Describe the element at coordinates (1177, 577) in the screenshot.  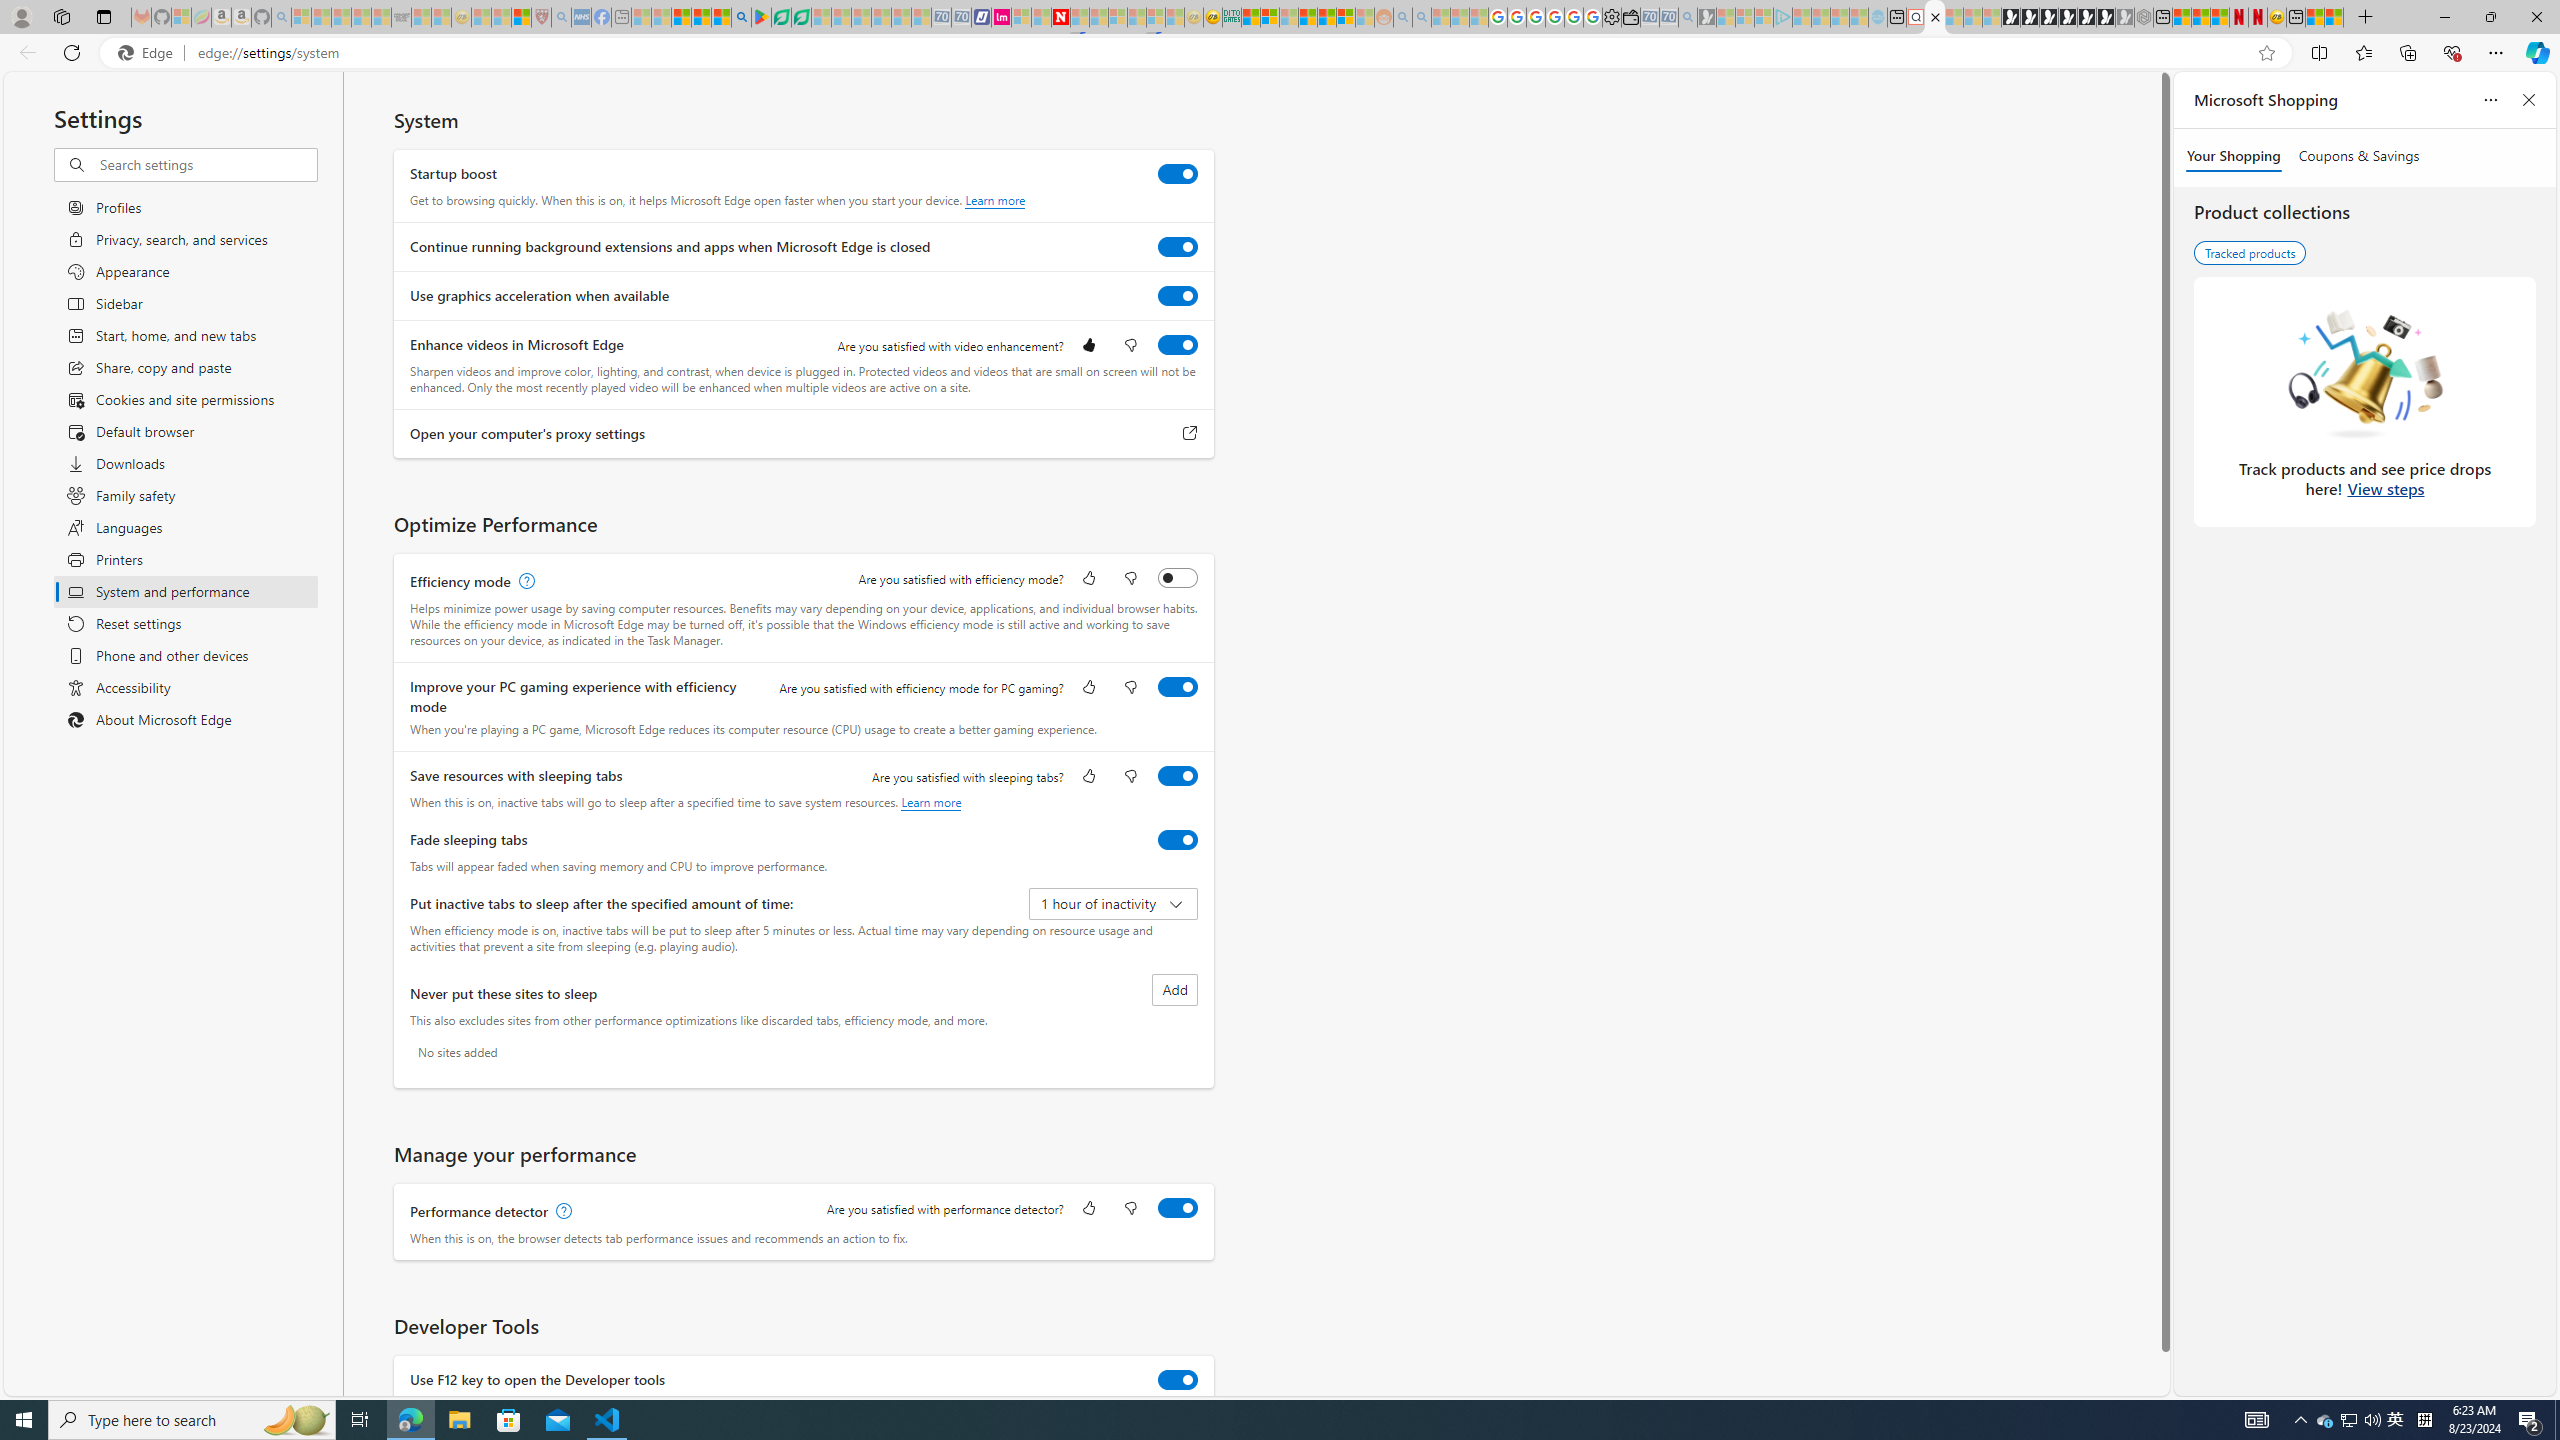
I see `'Efficiency mode'` at that location.